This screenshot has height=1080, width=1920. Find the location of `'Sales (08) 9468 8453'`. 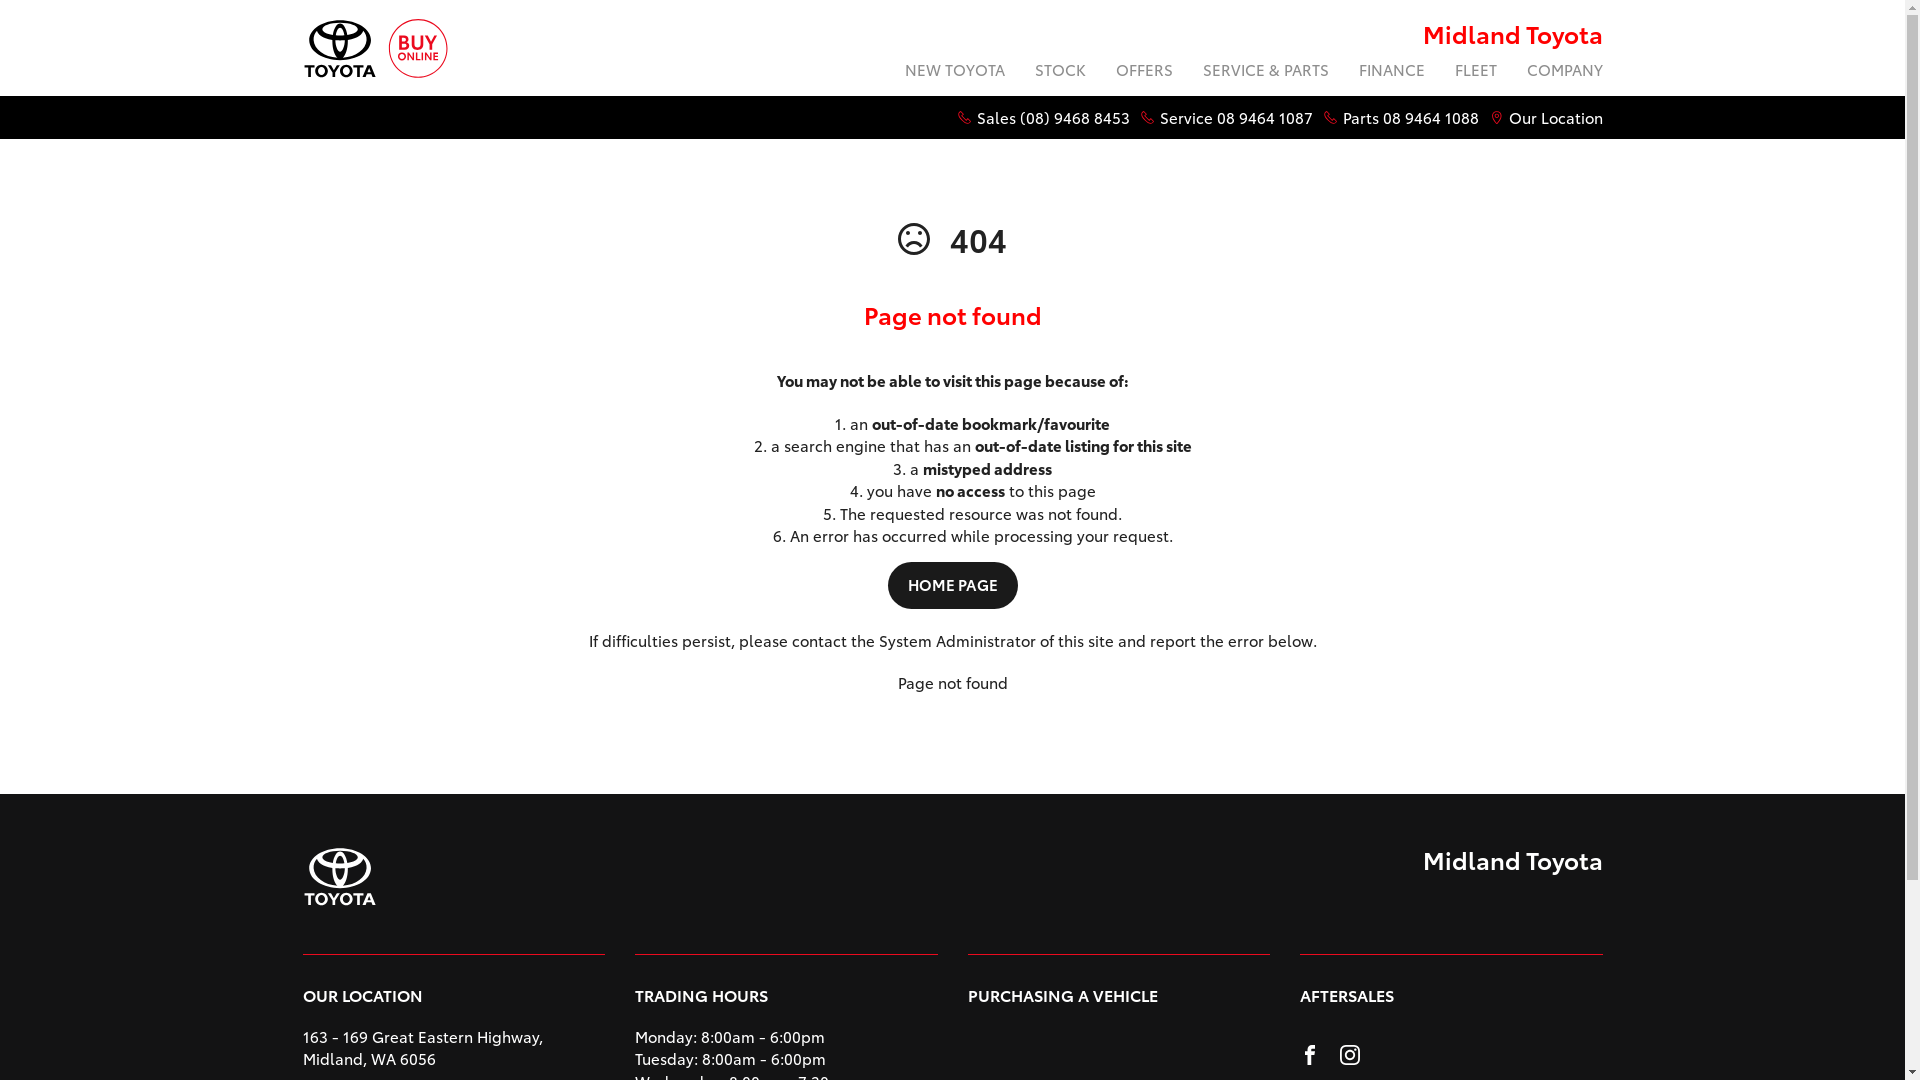

'Sales (08) 9468 8453' is located at coordinates (1051, 117).